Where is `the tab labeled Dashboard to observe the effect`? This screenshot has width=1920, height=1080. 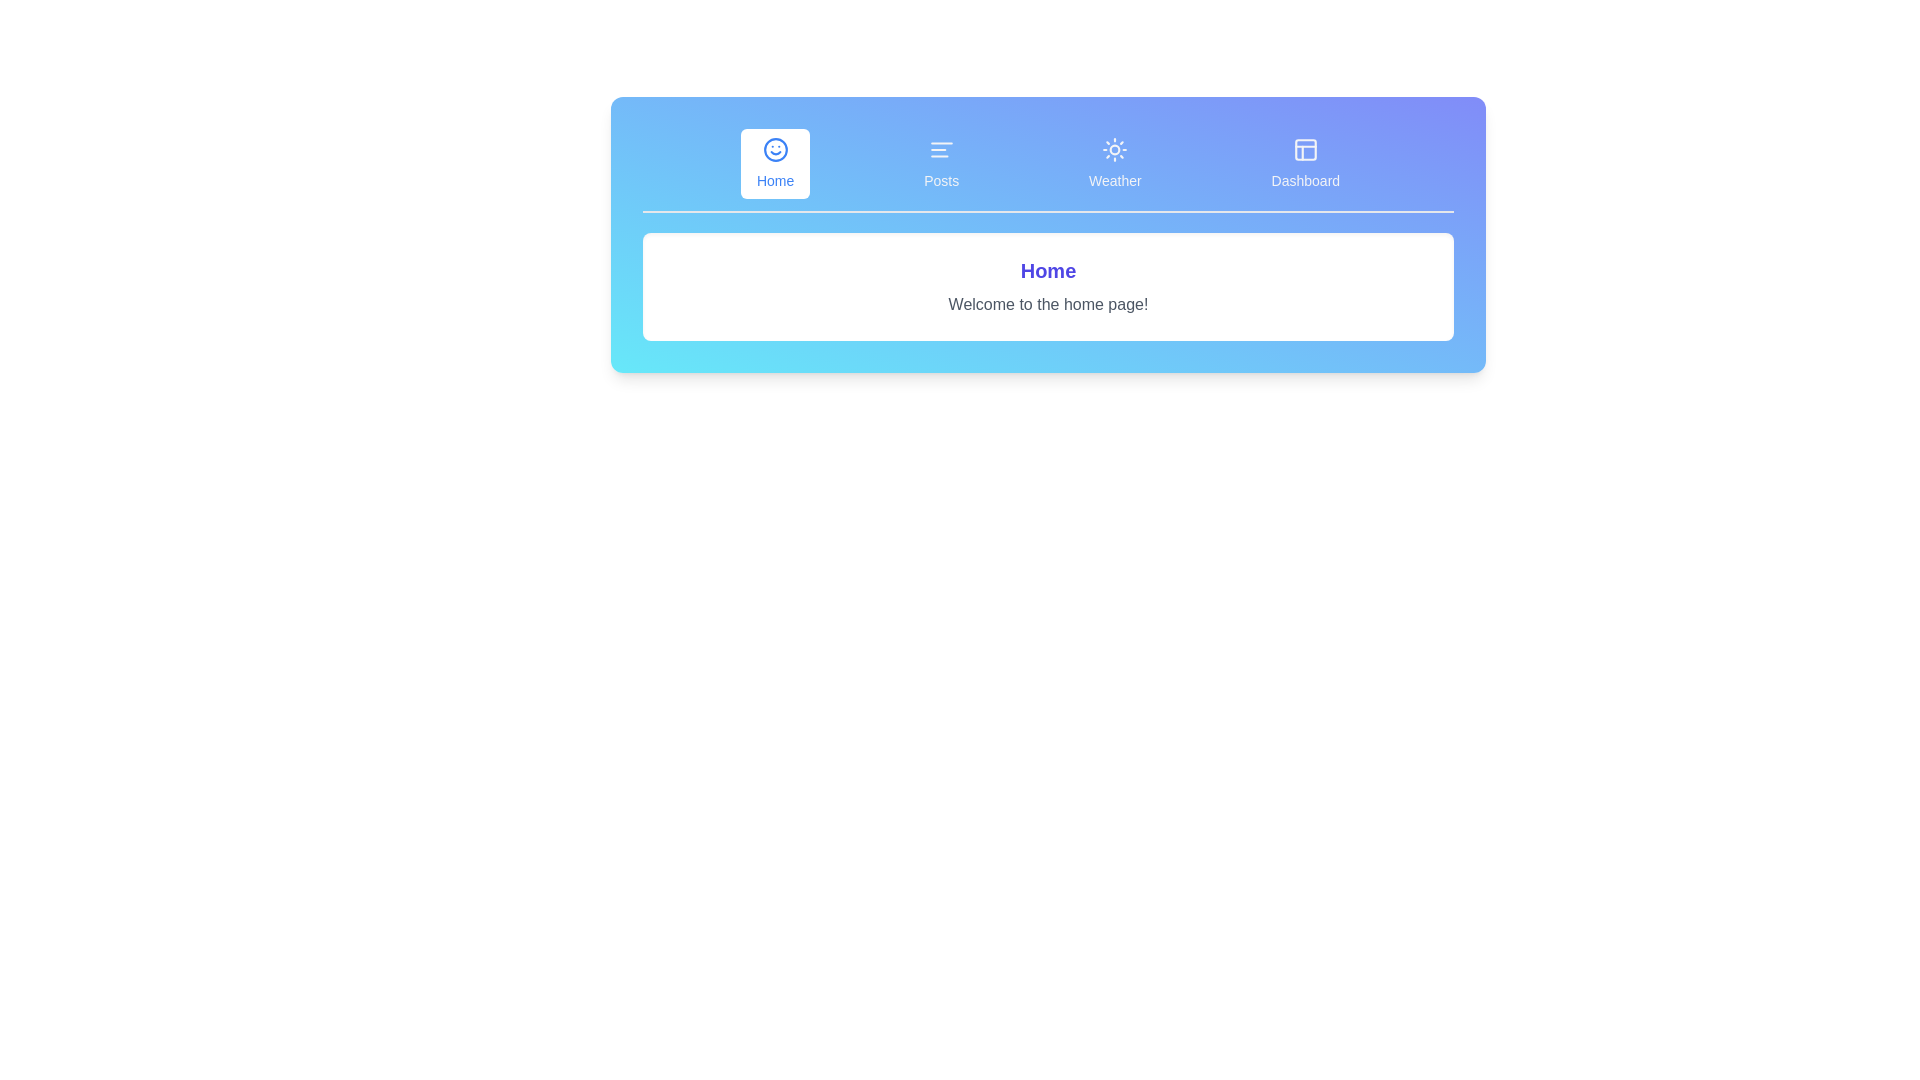
the tab labeled Dashboard to observe the effect is located at coordinates (1305, 163).